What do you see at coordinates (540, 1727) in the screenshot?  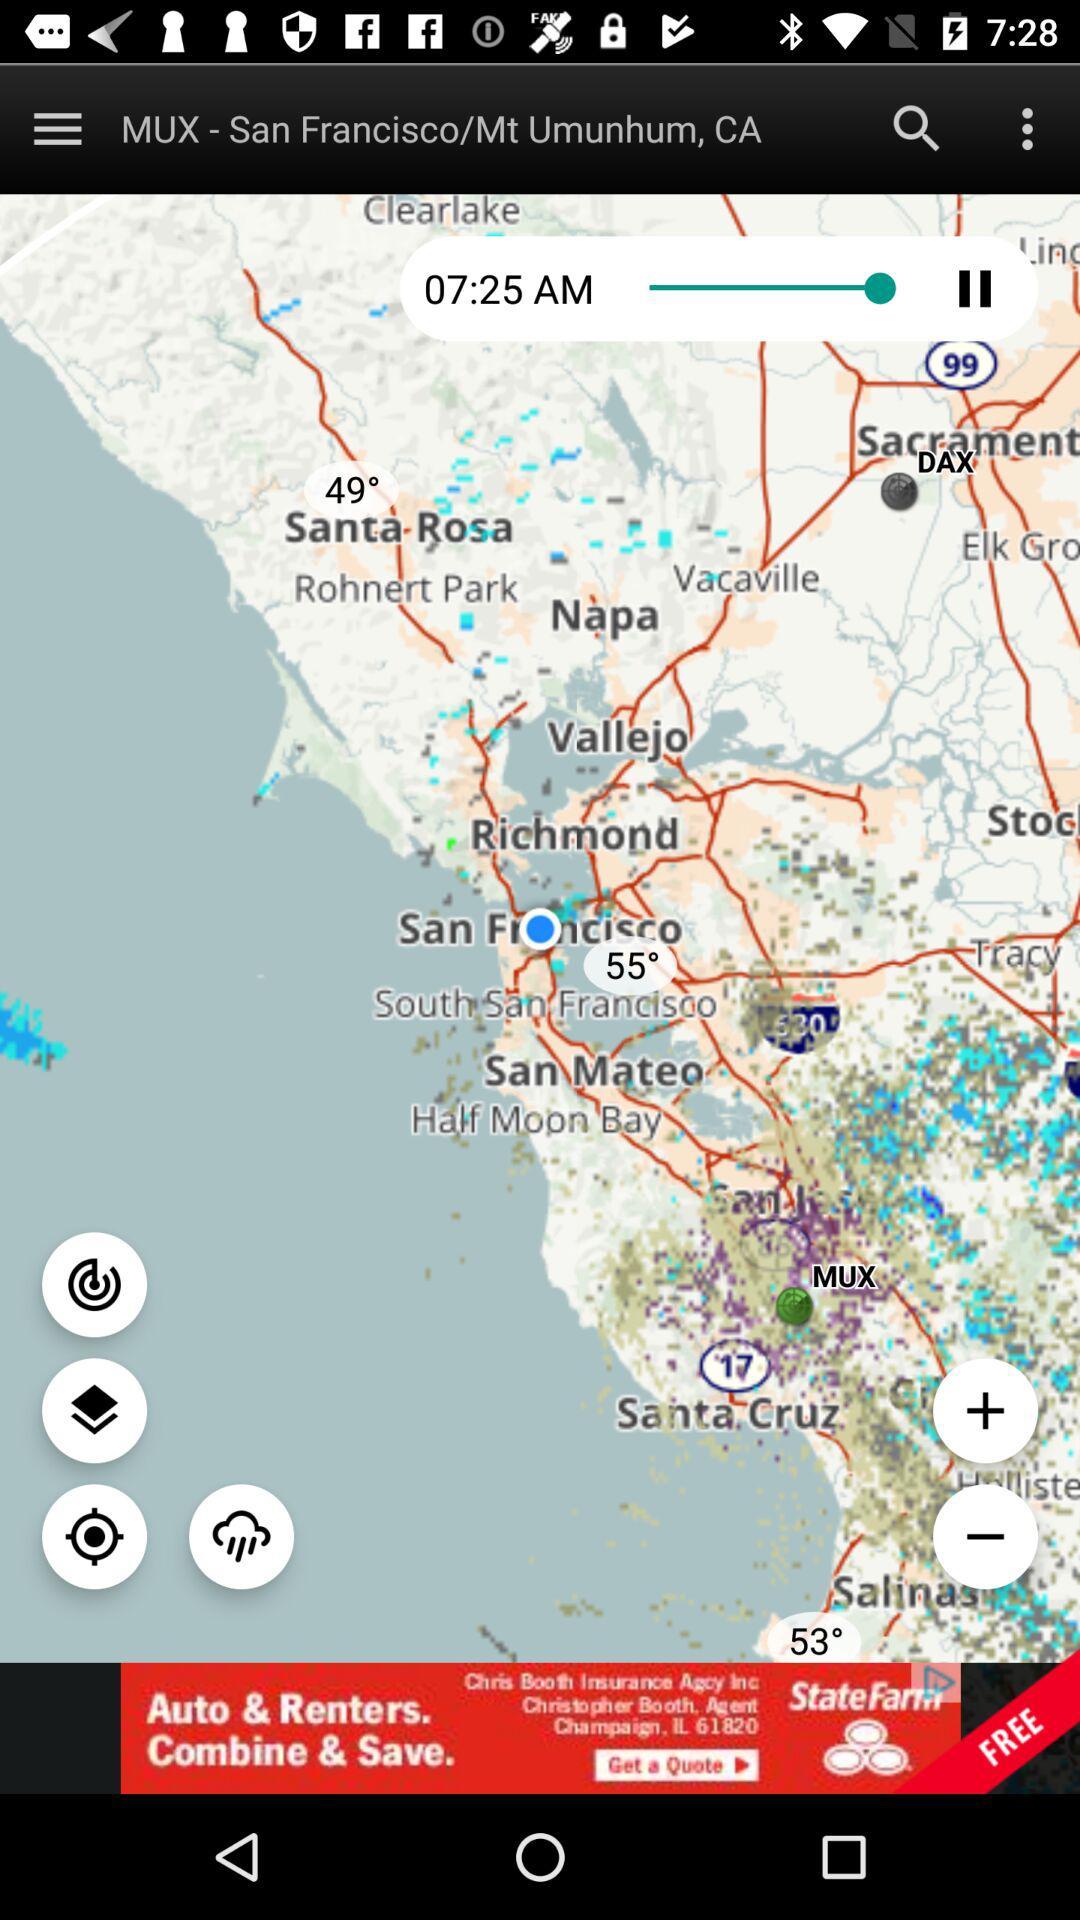 I see `website` at bounding box center [540, 1727].